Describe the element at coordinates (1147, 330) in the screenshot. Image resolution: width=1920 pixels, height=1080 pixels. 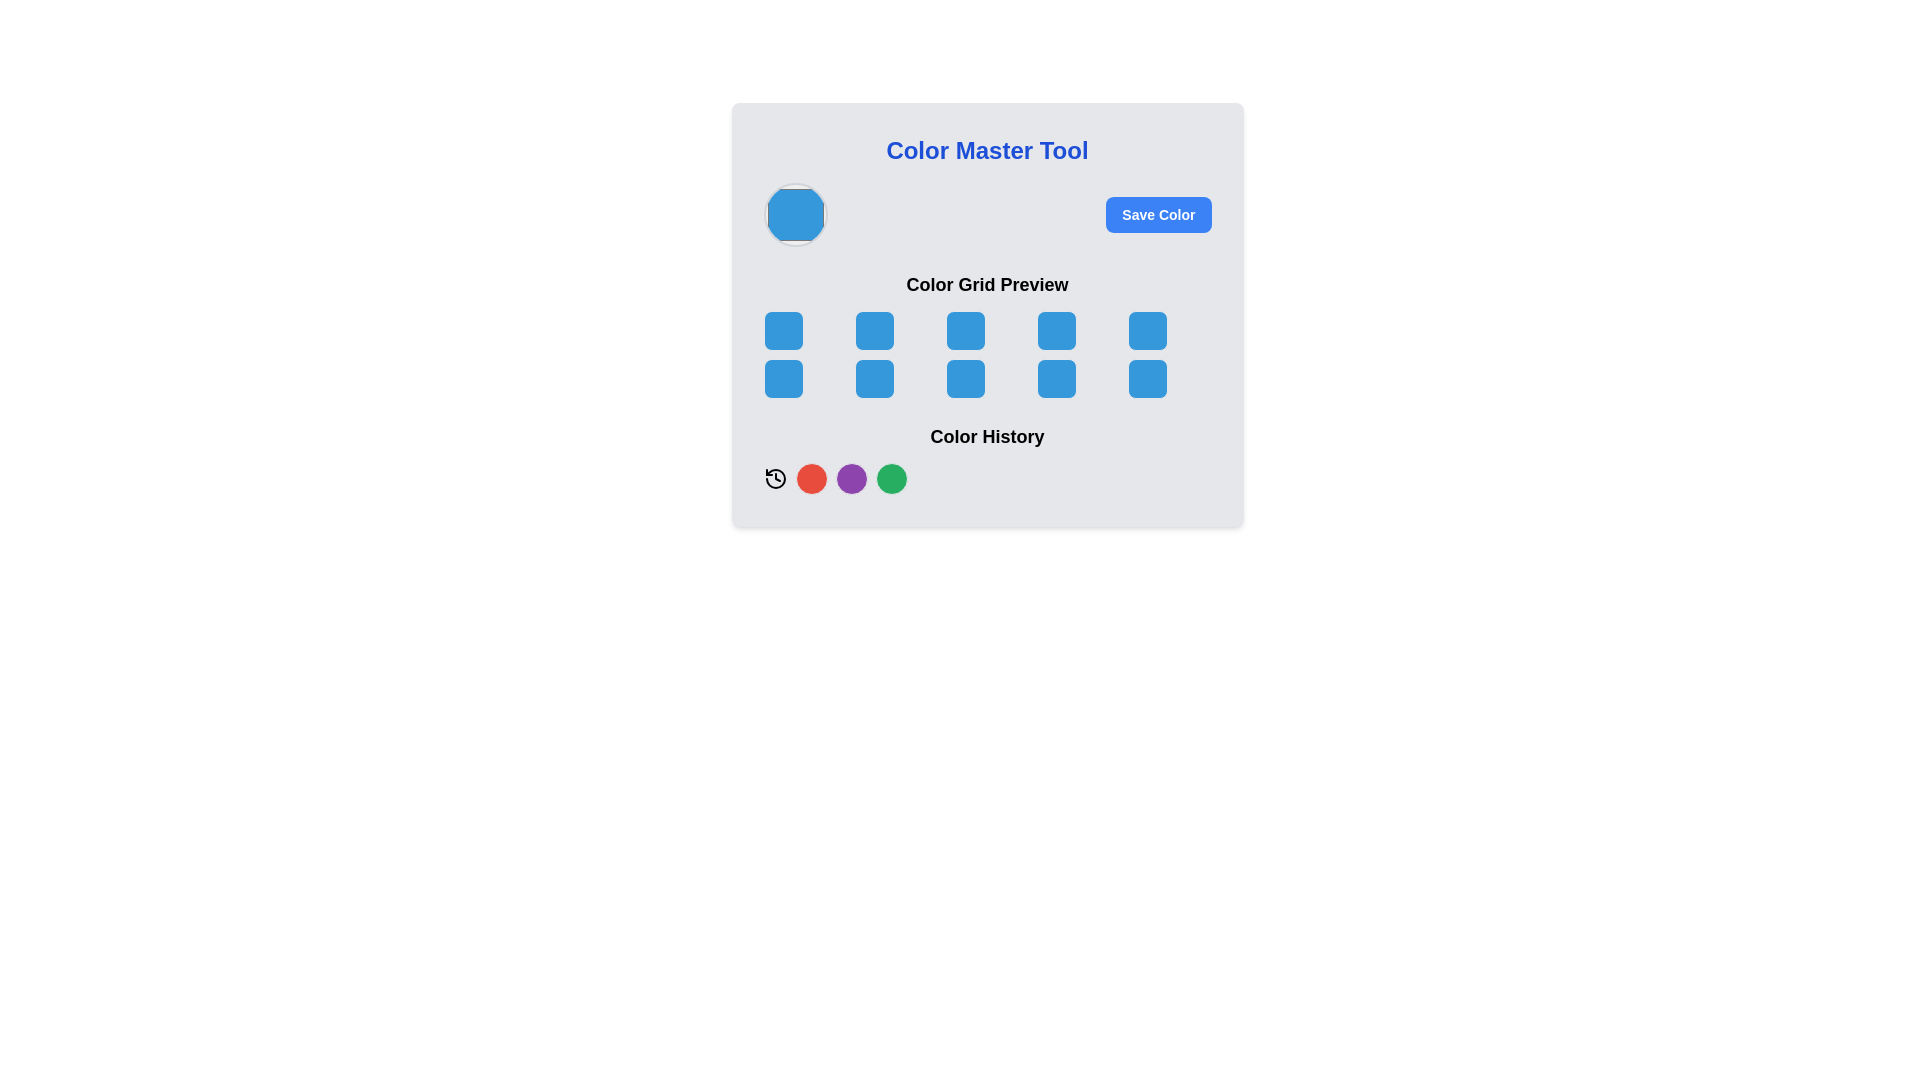
I see `the blue square button with rounded corners, which is the fifth item in the first row of a 5x2 grid layout` at that location.